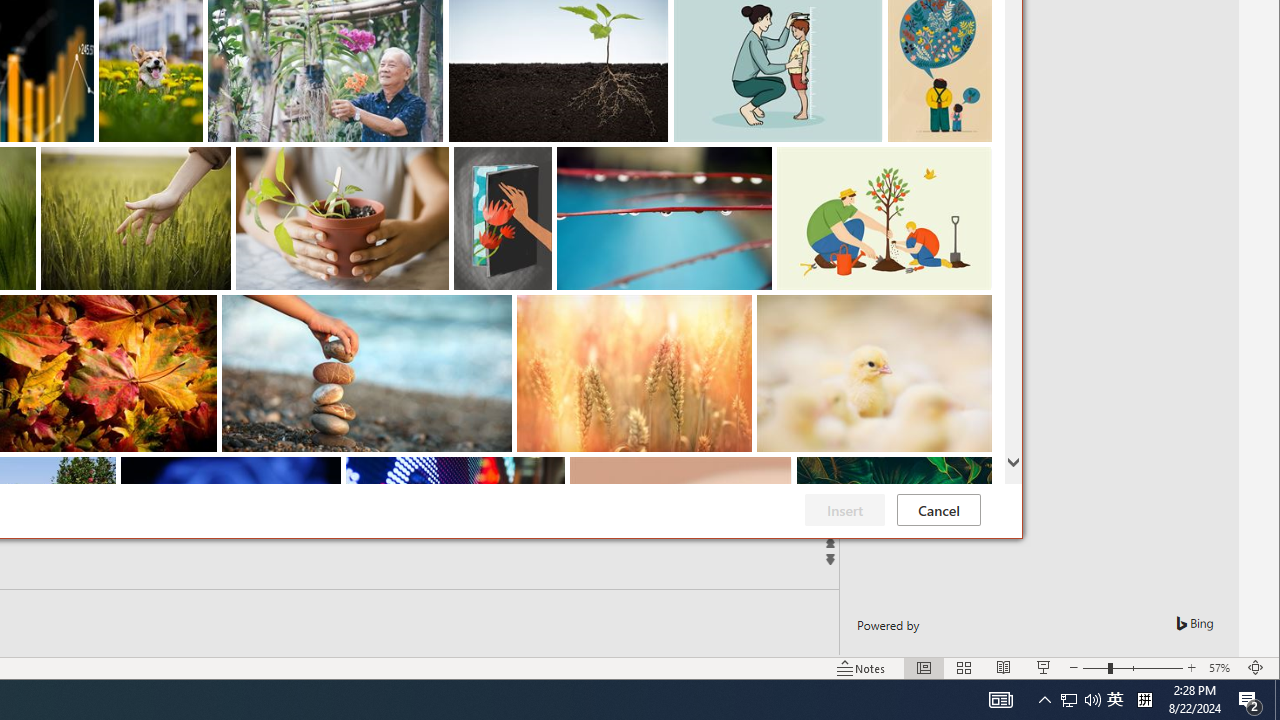 This screenshot has height=720, width=1280. Describe the element at coordinates (1255, 668) in the screenshot. I see `'Zoom to Fit '` at that location.